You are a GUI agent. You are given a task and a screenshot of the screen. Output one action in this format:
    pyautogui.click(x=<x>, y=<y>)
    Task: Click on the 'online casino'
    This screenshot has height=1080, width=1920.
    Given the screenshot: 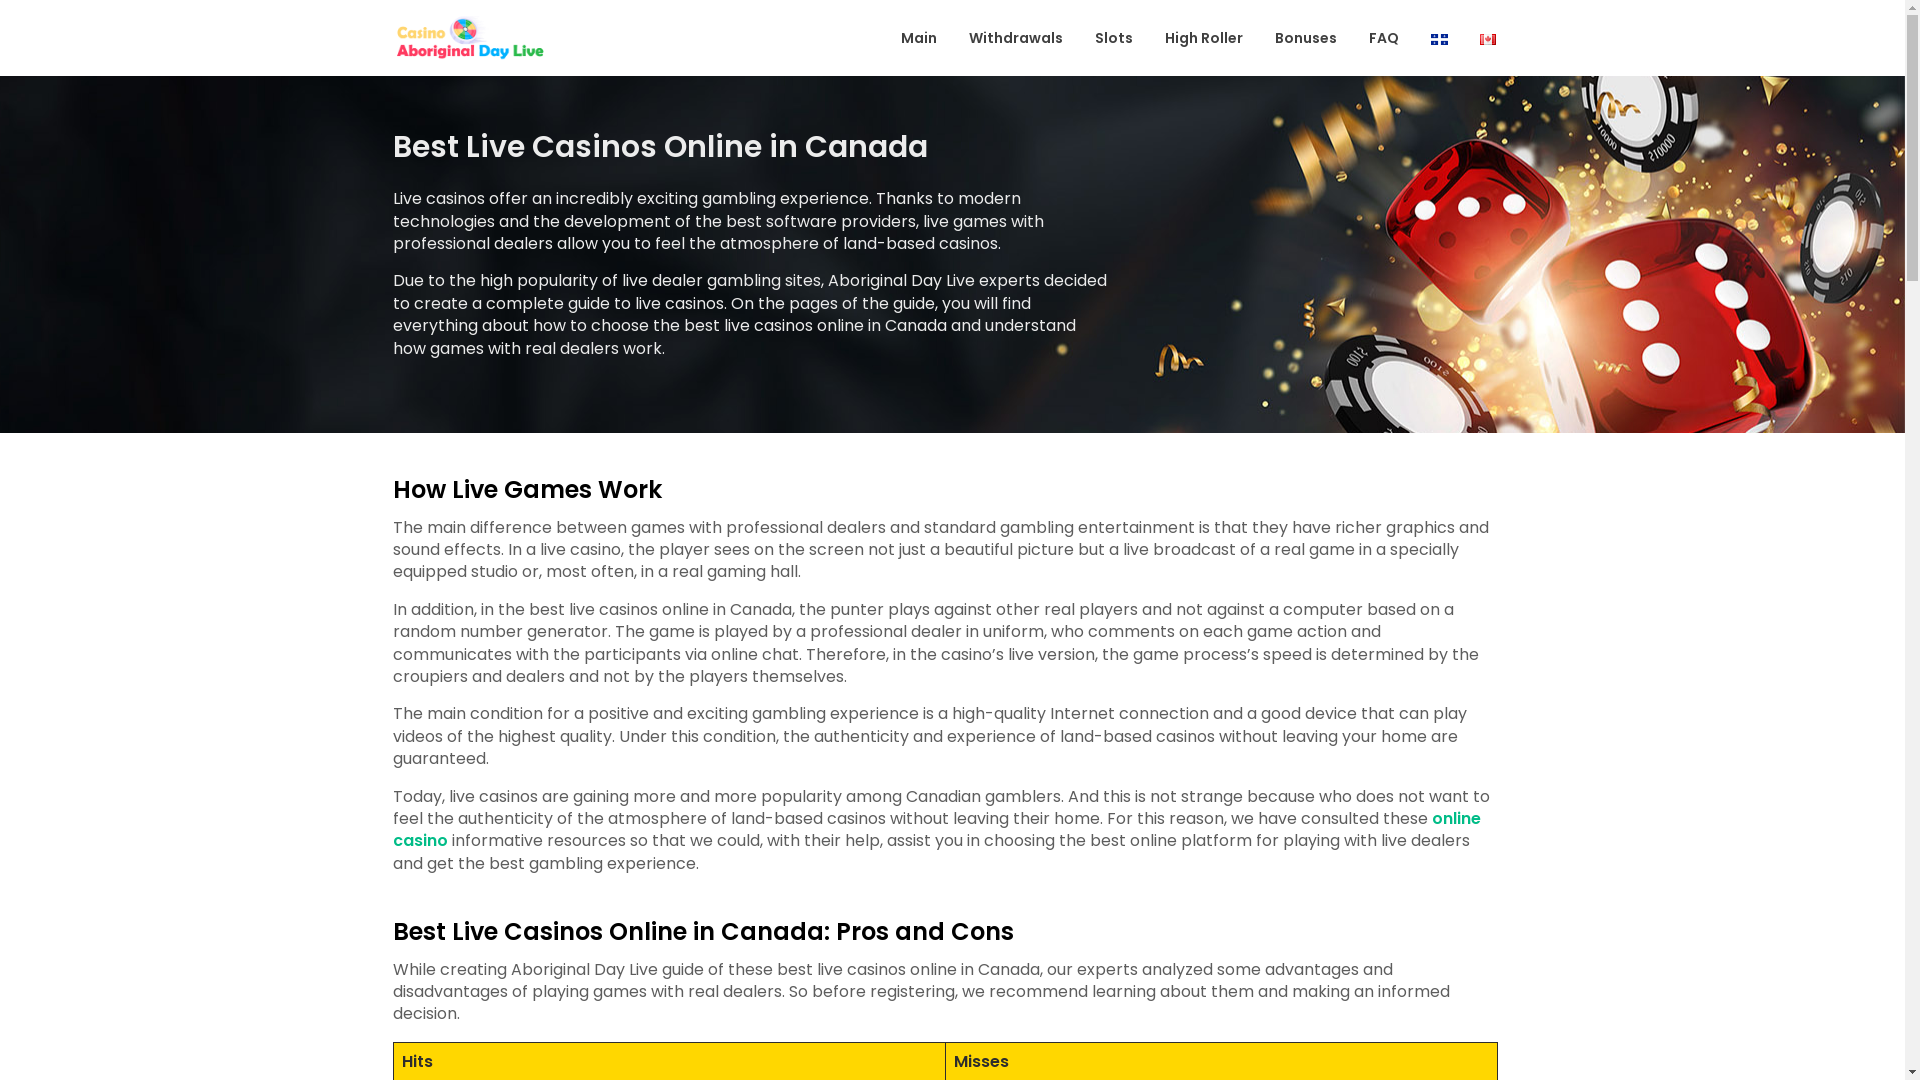 What is the action you would take?
    pyautogui.click(x=392, y=829)
    